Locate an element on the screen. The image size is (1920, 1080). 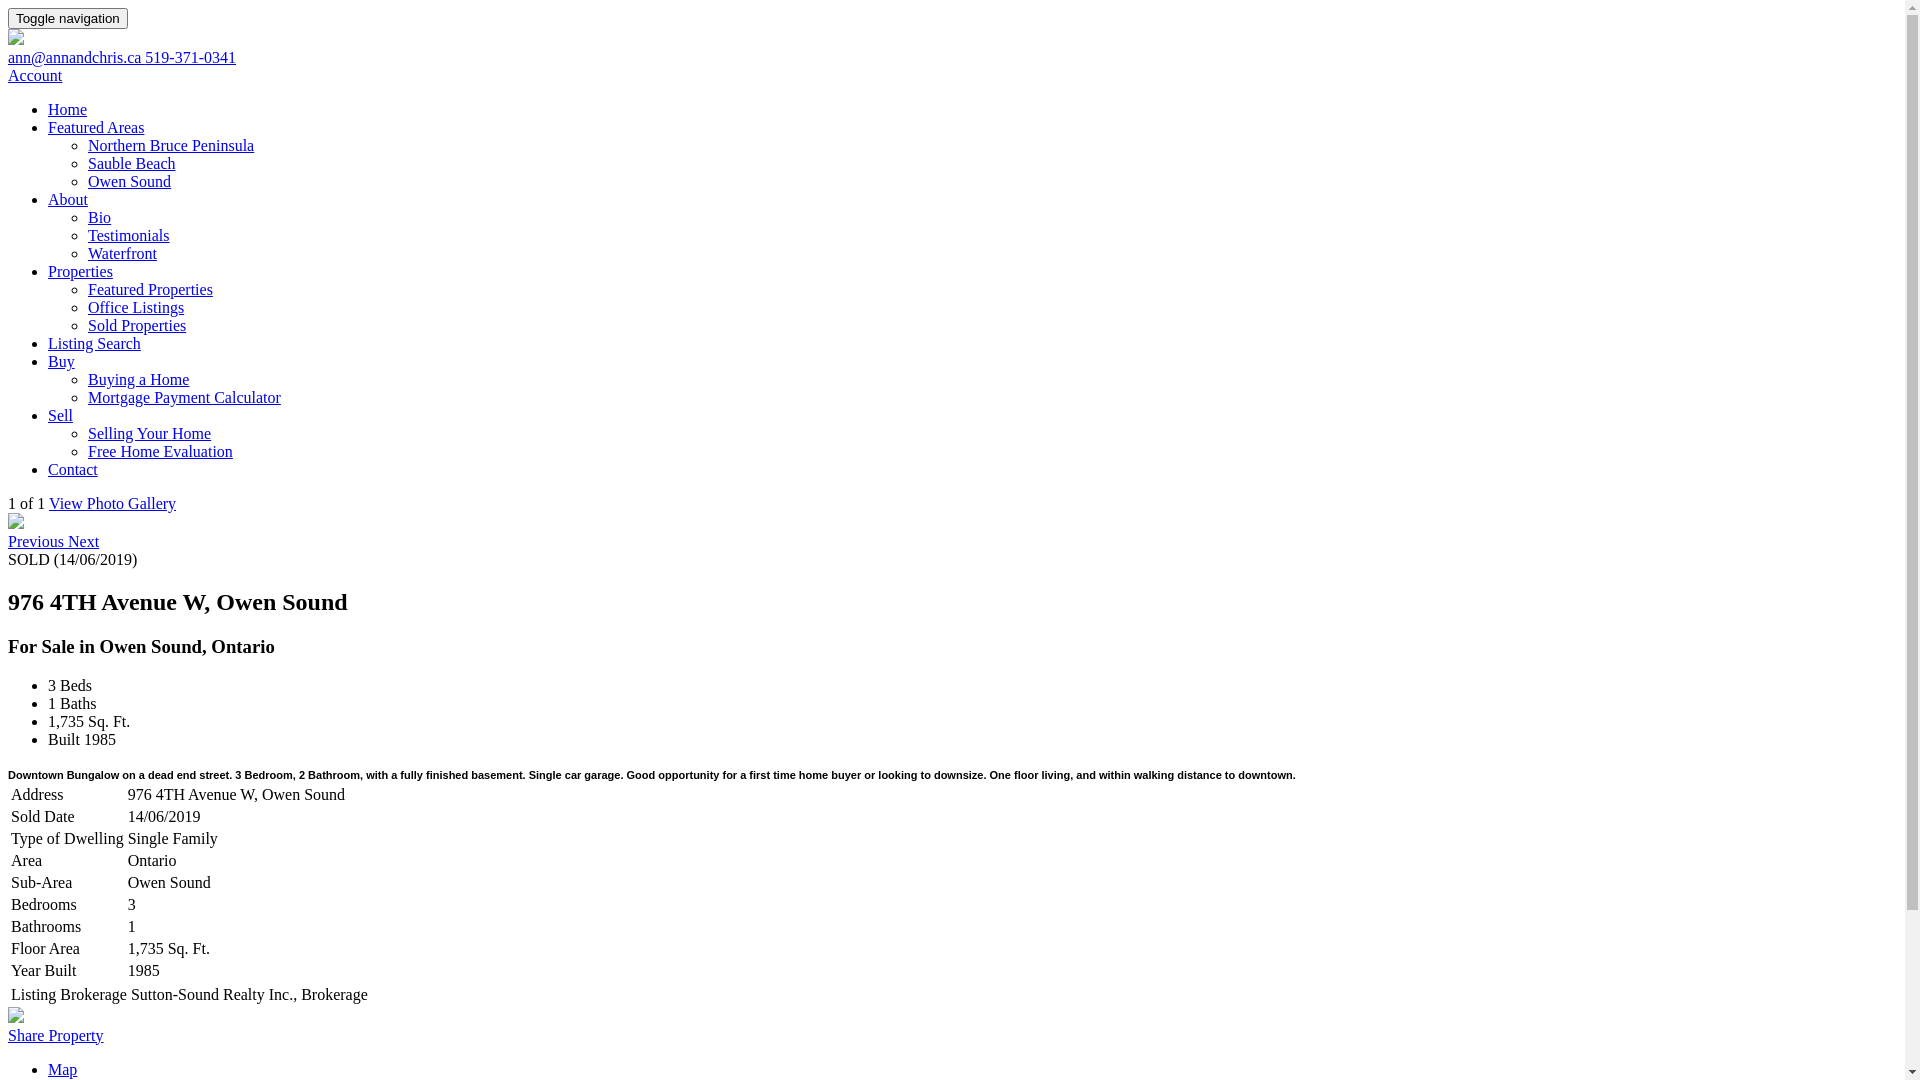
'About' is located at coordinates (48, 199).